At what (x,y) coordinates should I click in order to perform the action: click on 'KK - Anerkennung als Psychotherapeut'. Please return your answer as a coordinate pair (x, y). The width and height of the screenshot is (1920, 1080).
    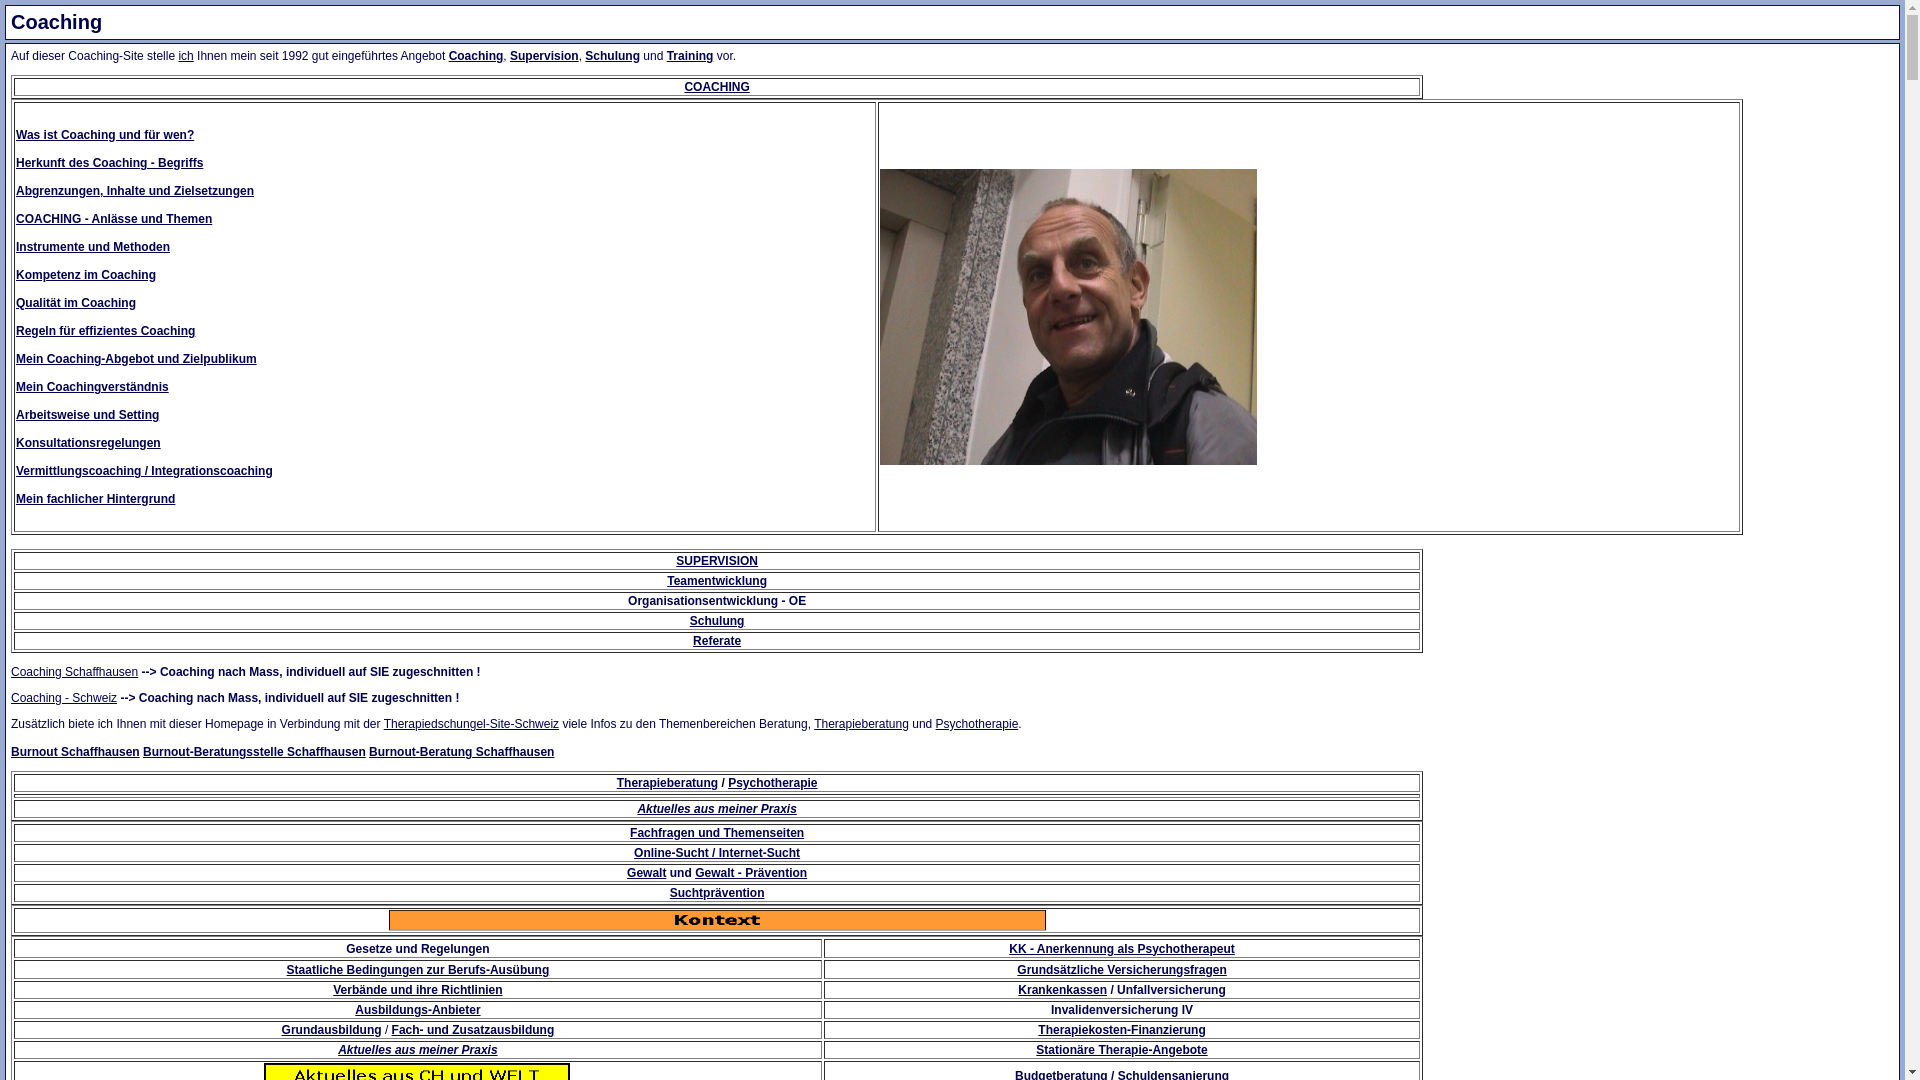
    Looking at the image, I should click on (1122, 947).